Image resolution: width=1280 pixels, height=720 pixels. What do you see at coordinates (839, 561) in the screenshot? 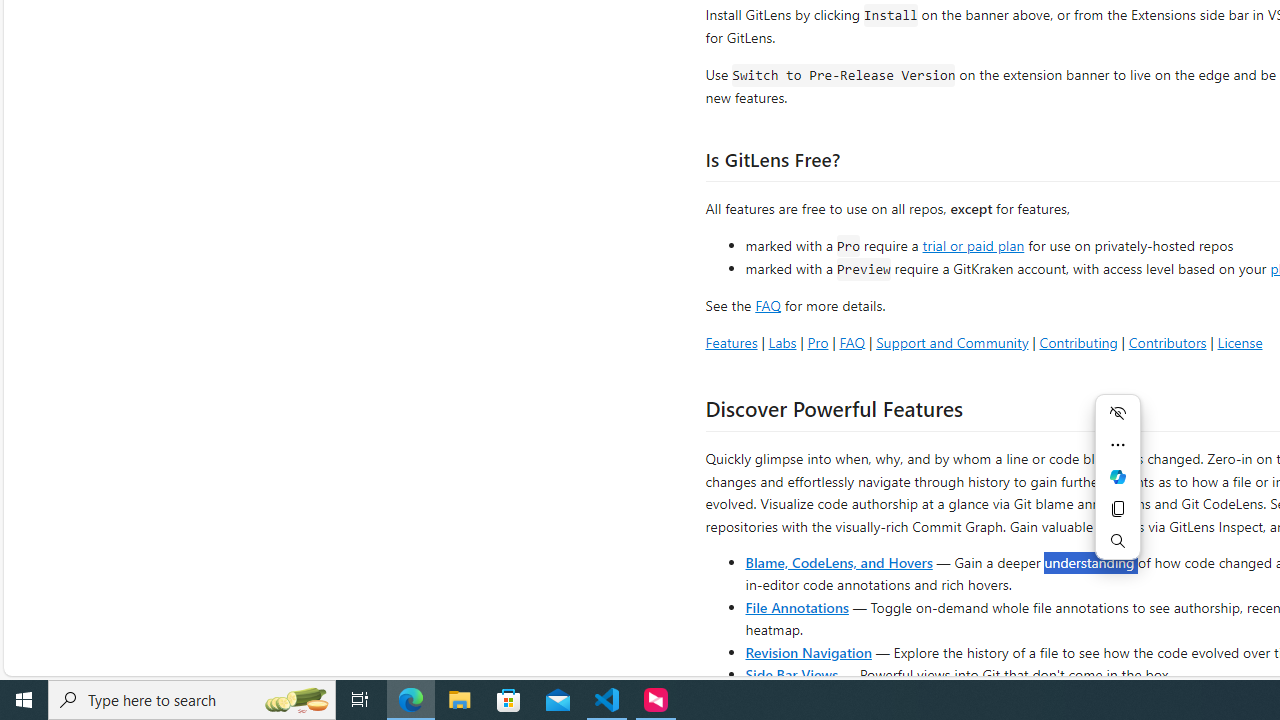
I see `'Blame, CodeLens, and Hovers'` at bounding box center [839, 561].